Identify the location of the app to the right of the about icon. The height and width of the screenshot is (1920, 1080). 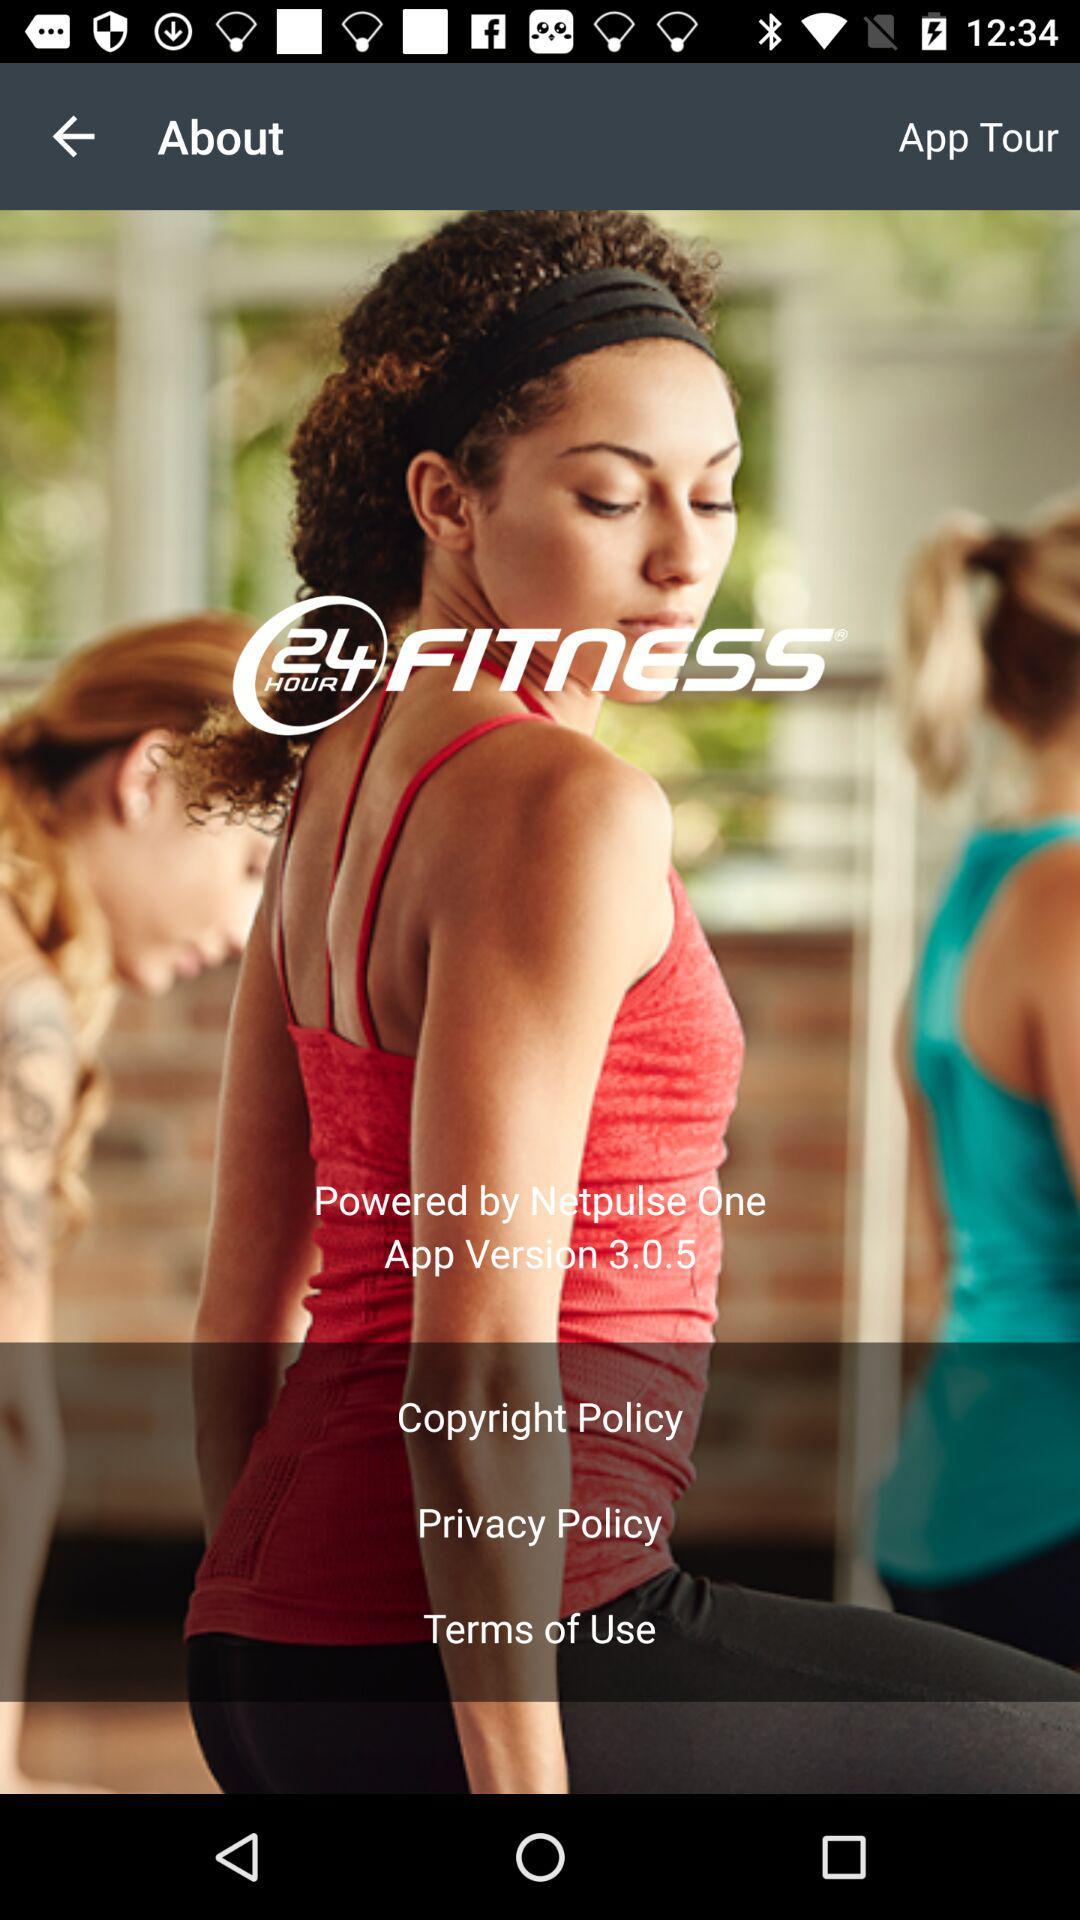
(977, 135).